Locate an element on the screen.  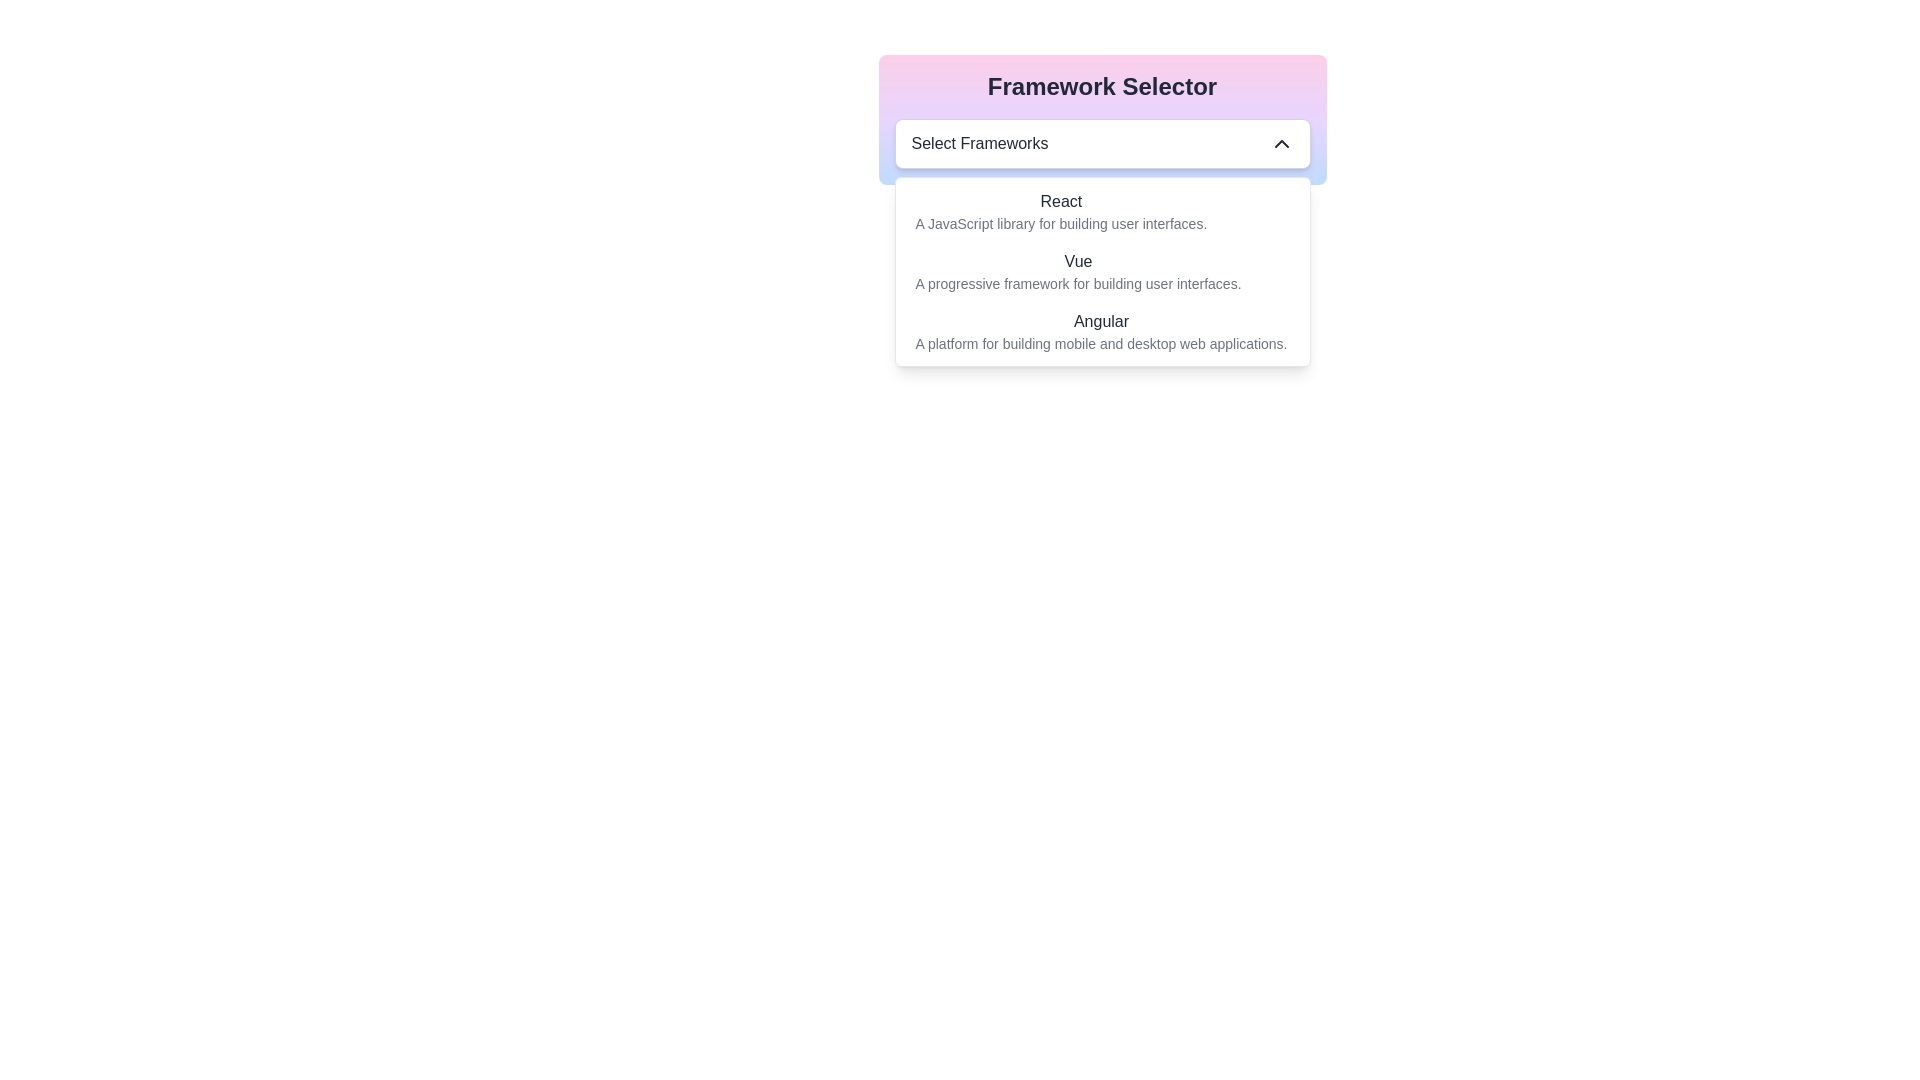
the selectable list item for 'Vue' in the 'Framework Selector' dropdown is located at coordinates (1077, 272).